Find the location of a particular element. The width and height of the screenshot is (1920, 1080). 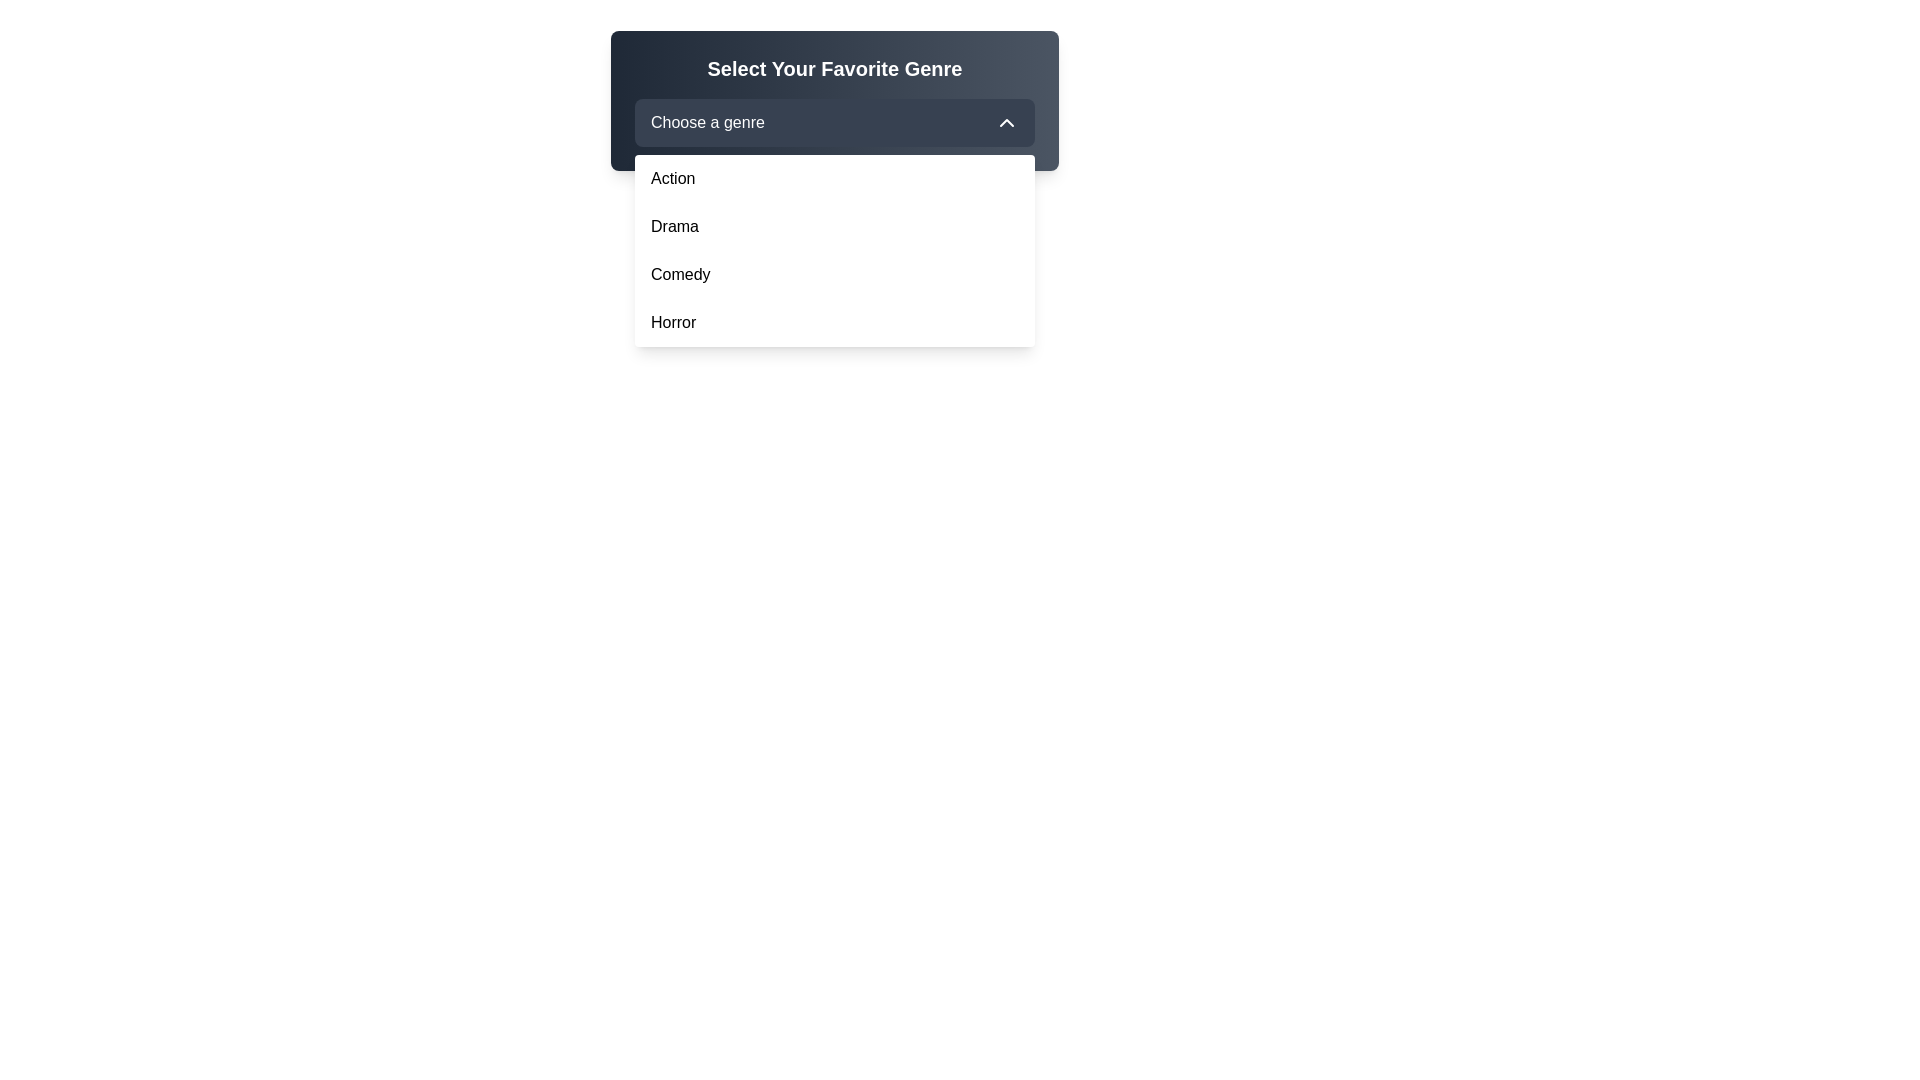

the 'Drama' label in the dropdown menu is located at coordinates (675, 226).